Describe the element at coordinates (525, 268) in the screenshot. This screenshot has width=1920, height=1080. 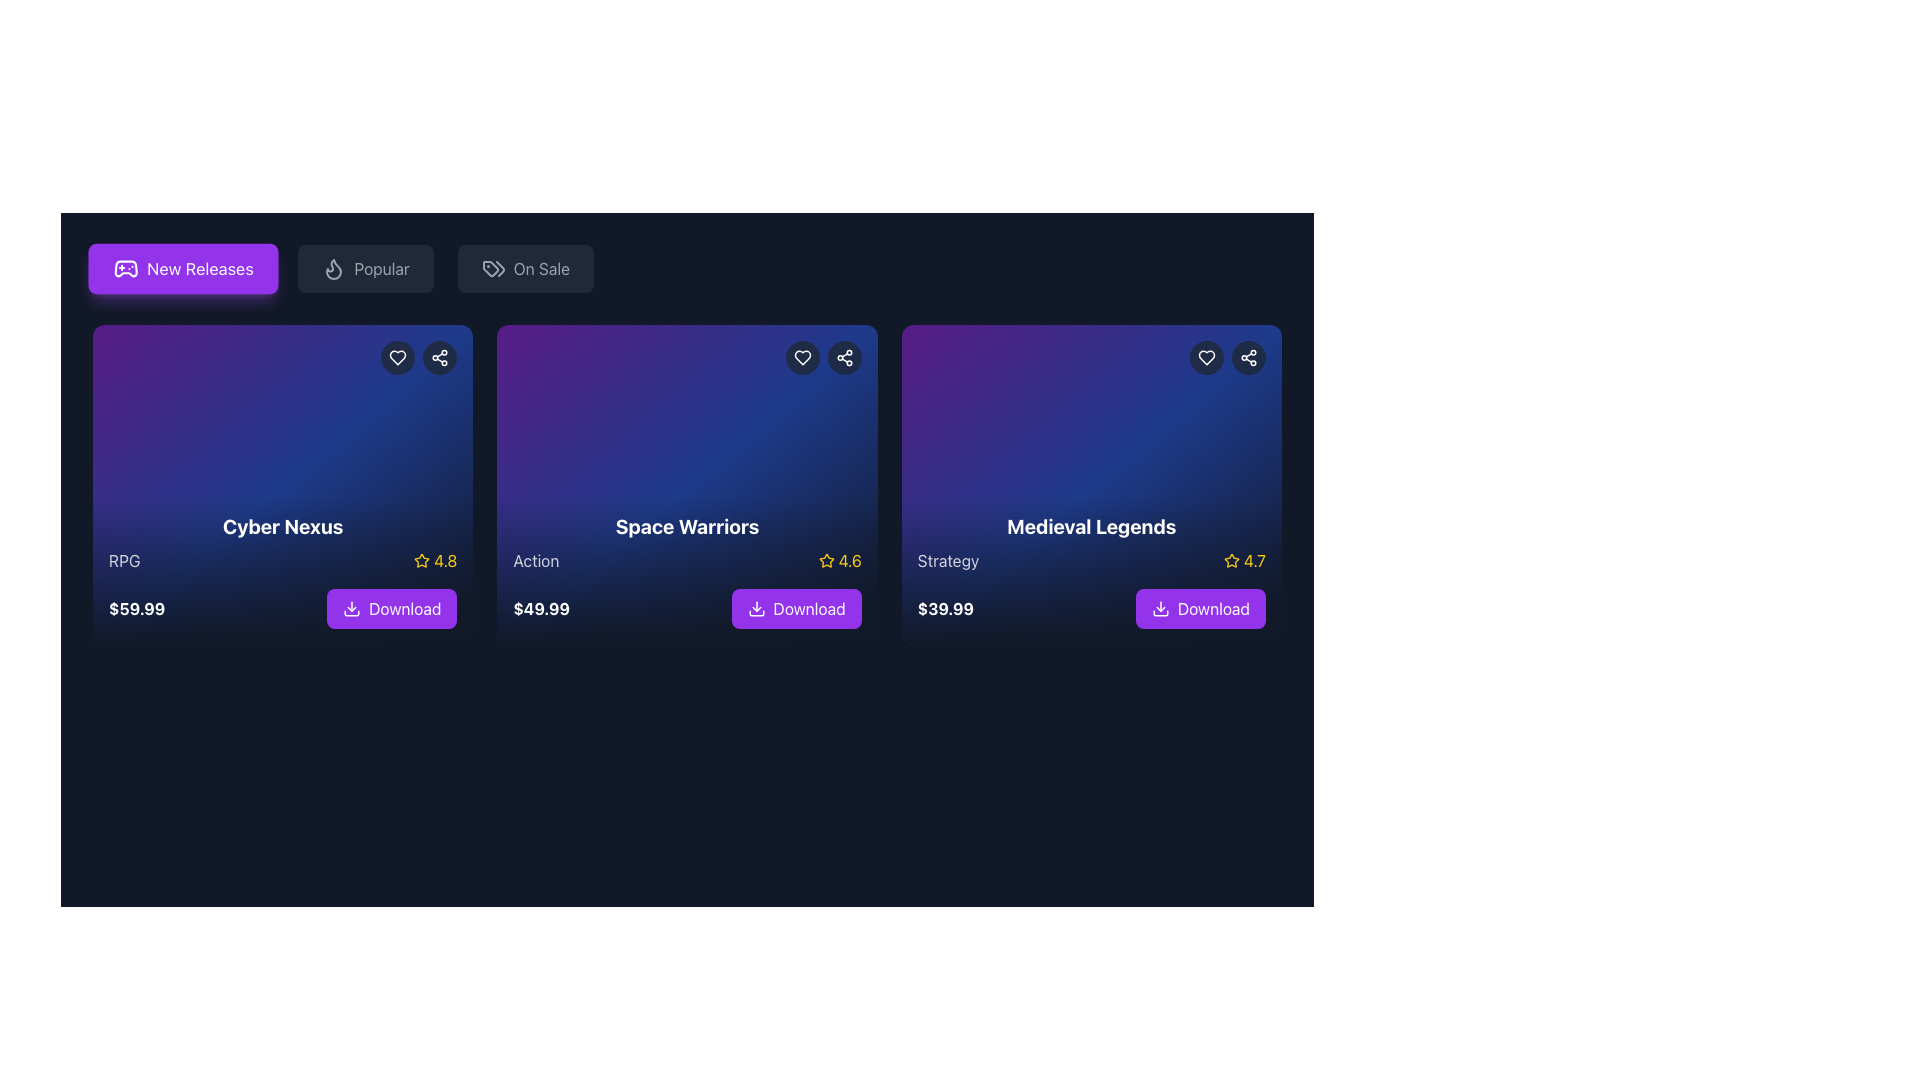
I see `the third button in the navigation bar that filters or displays items on sale` at that location.